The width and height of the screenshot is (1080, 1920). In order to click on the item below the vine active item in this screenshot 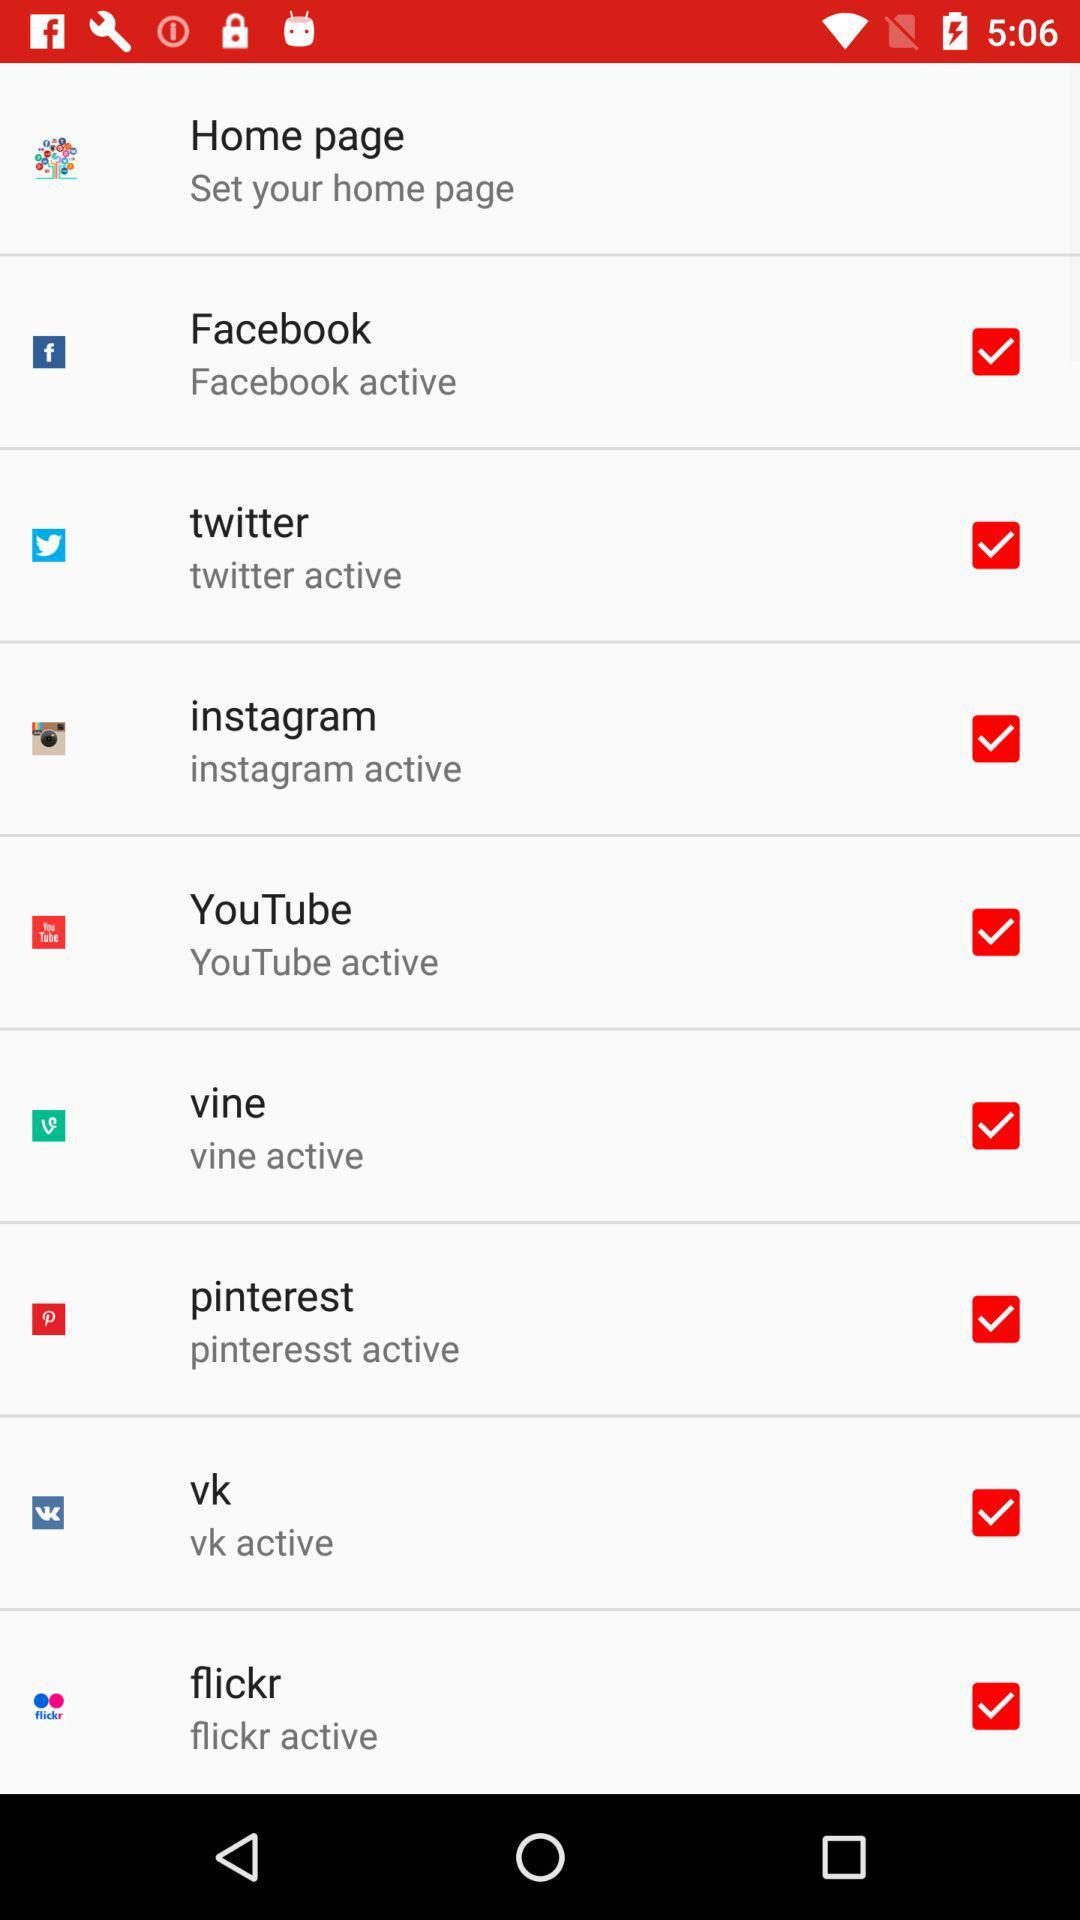, I will do `click(271, 1294)`.